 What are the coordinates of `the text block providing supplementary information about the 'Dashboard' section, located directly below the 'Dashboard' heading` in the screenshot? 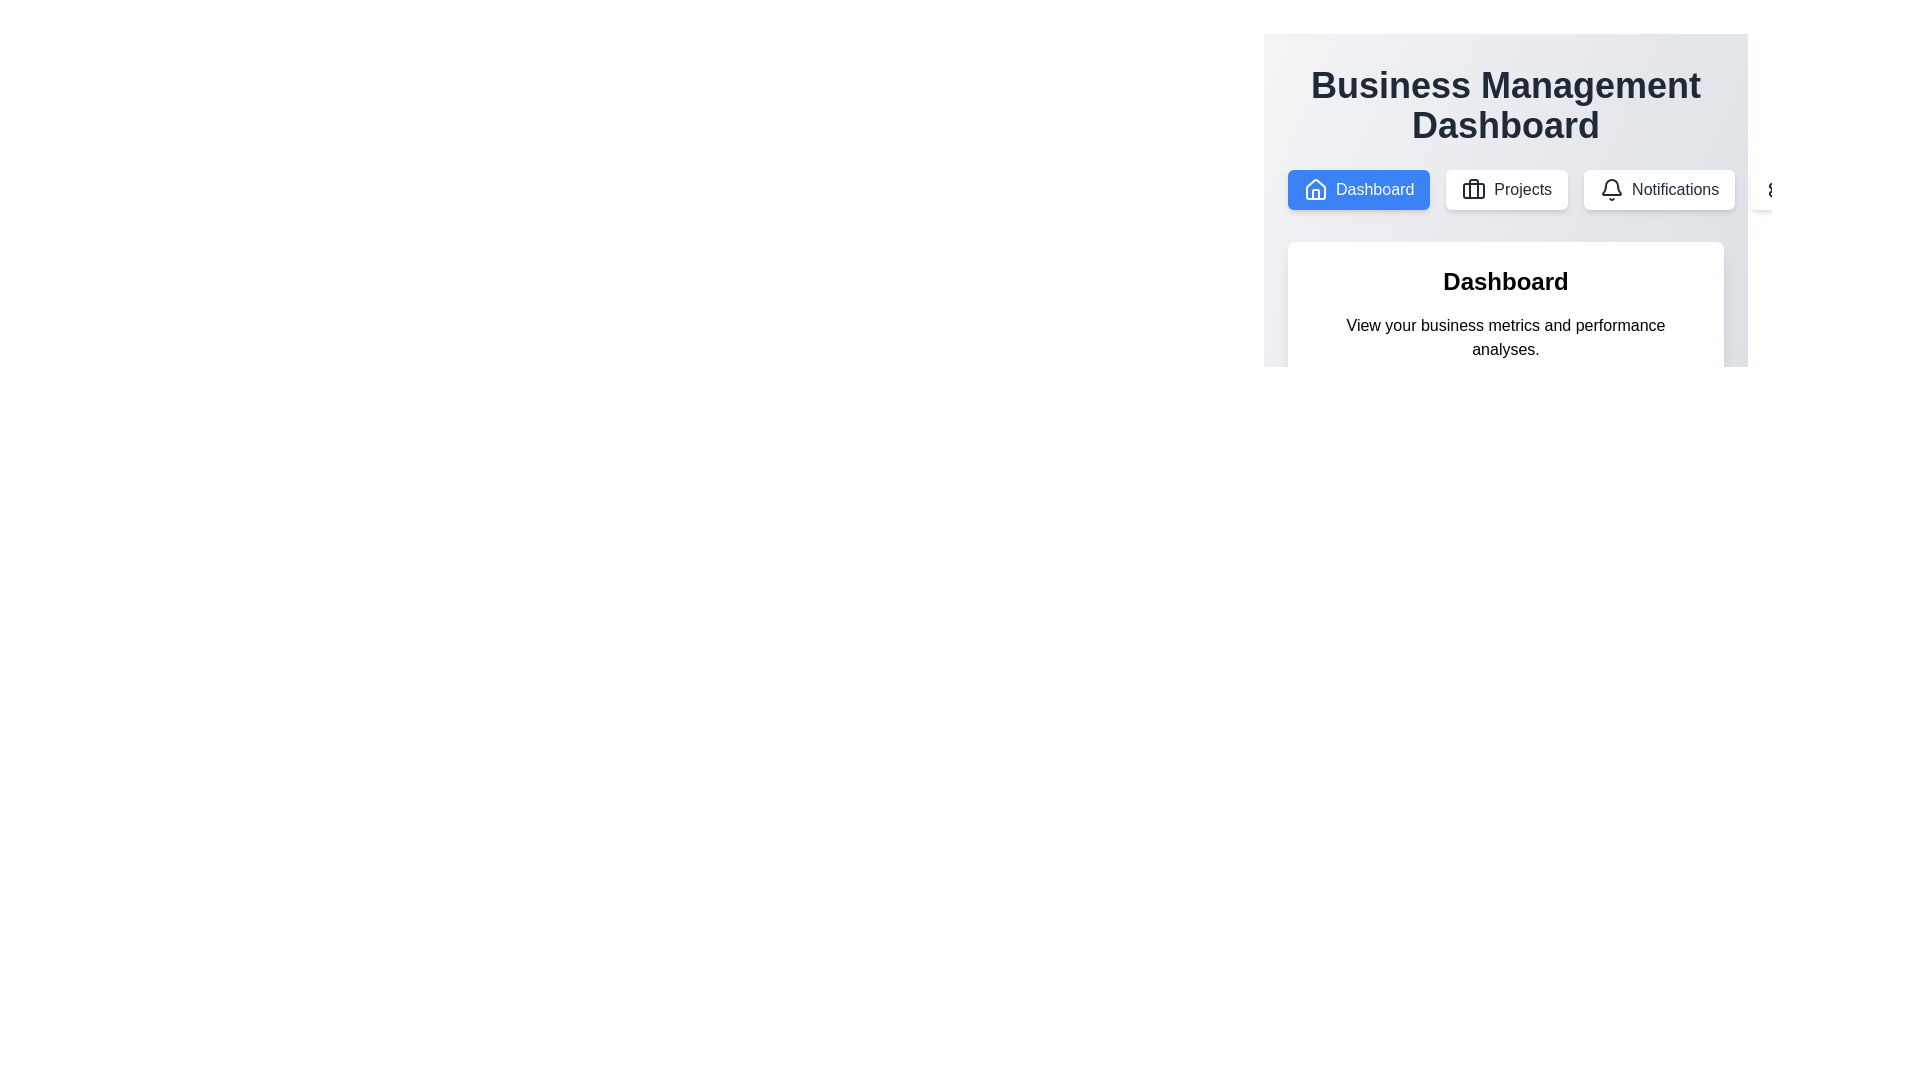 It's located at (1506, 337).